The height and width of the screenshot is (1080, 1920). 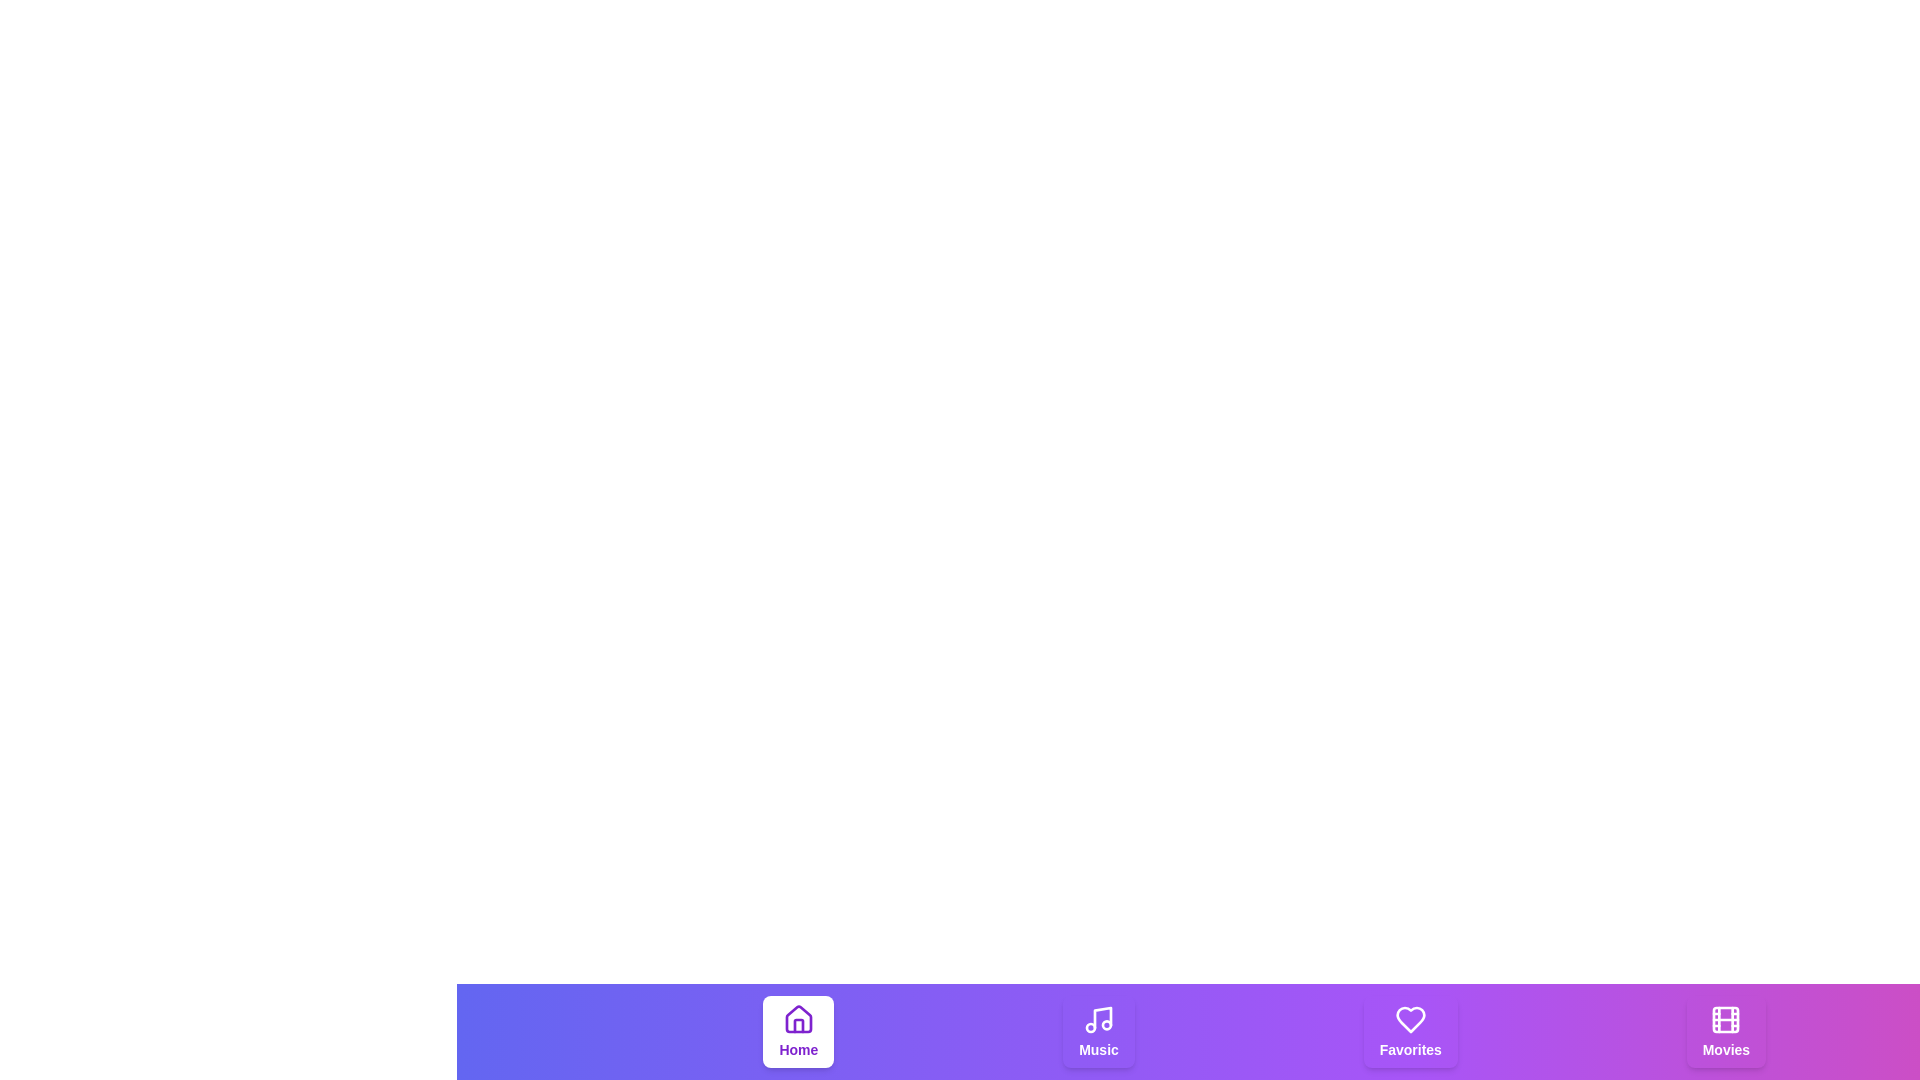 What do you see at coordinates (1098, 1032) in the screenshot?
I see `the tab labeled Music` at bounding box center [1098, 1032].